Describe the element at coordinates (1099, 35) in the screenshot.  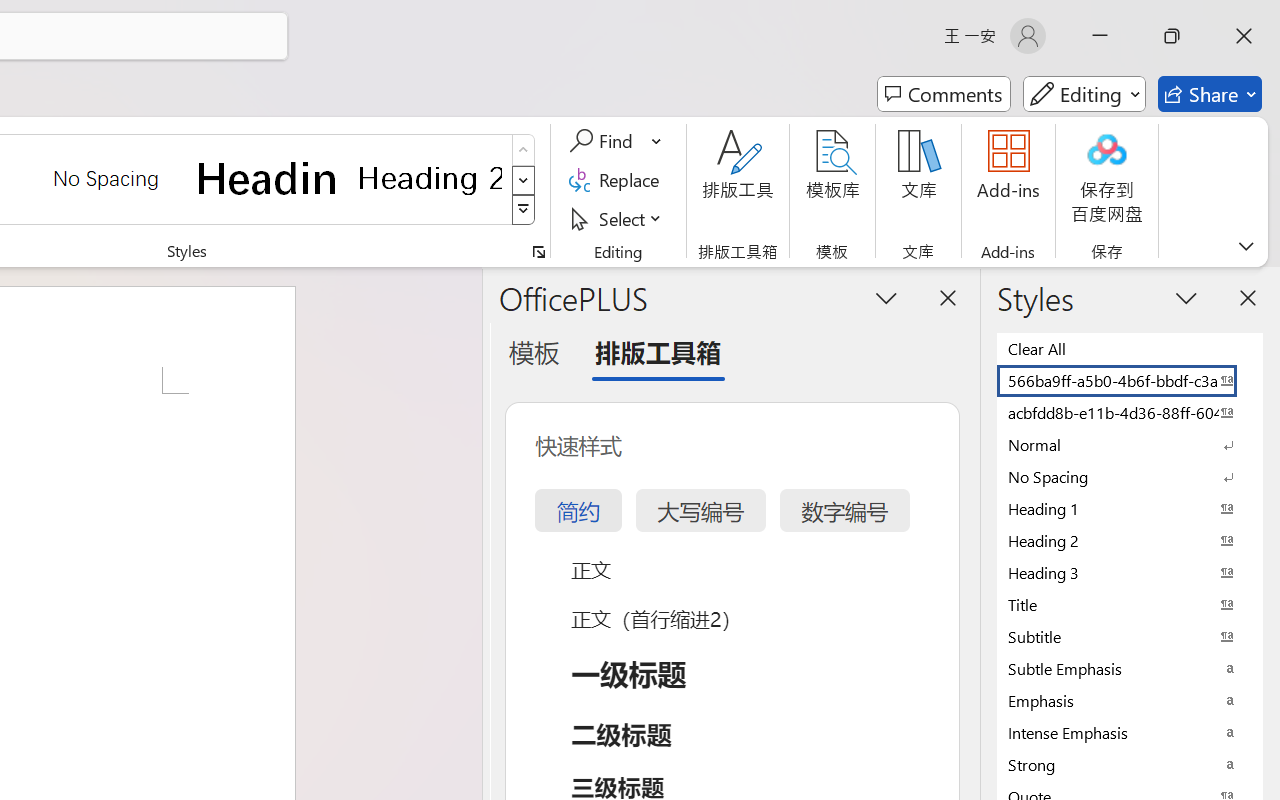
I see `'Minimize'` at that location.